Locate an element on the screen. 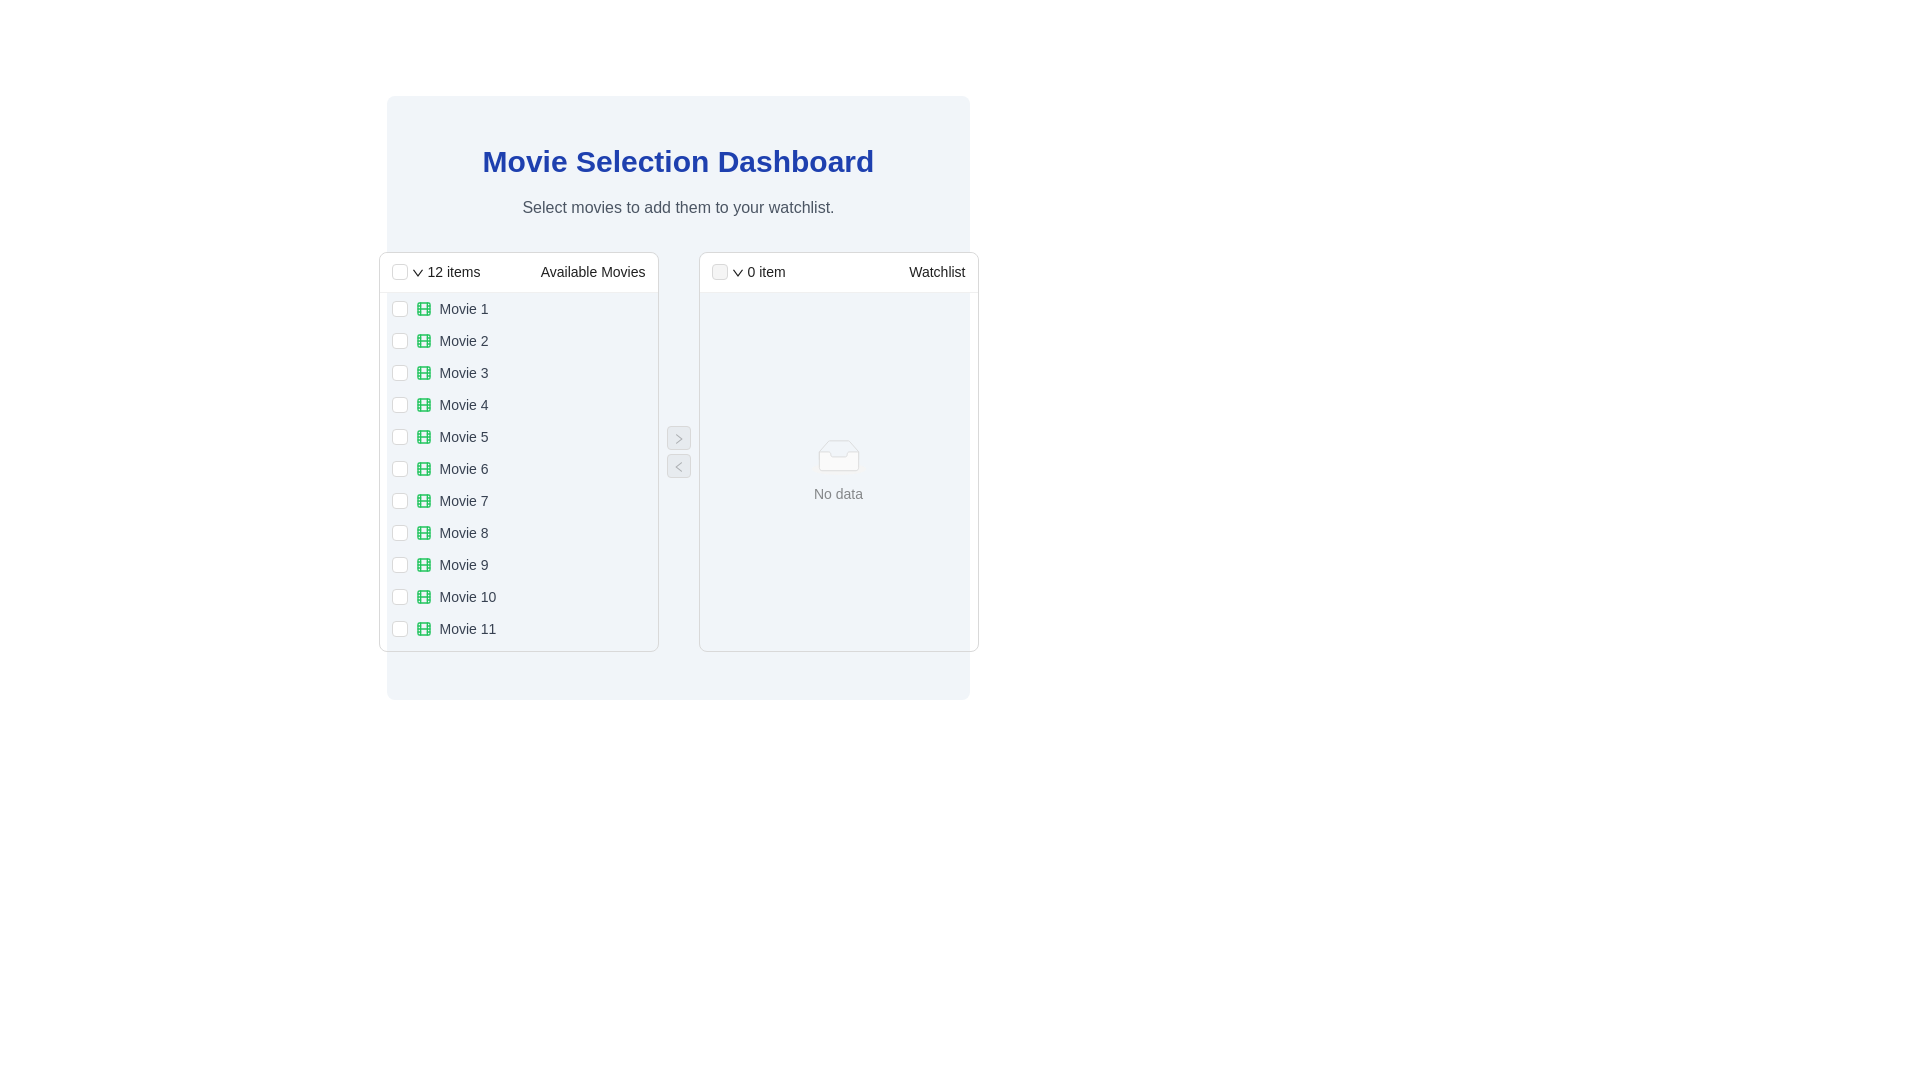 This screenshot has height=1080, width=1920. the checkbox for 'Movie 3' to mark it as selected is located at coordinates (399, 373).